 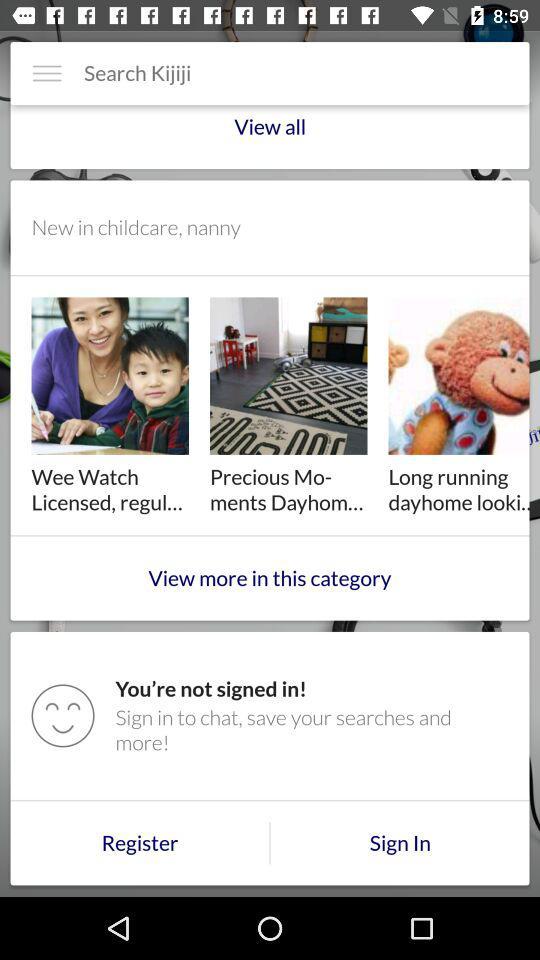 I want to click on register item, so click(x=138, y=842).